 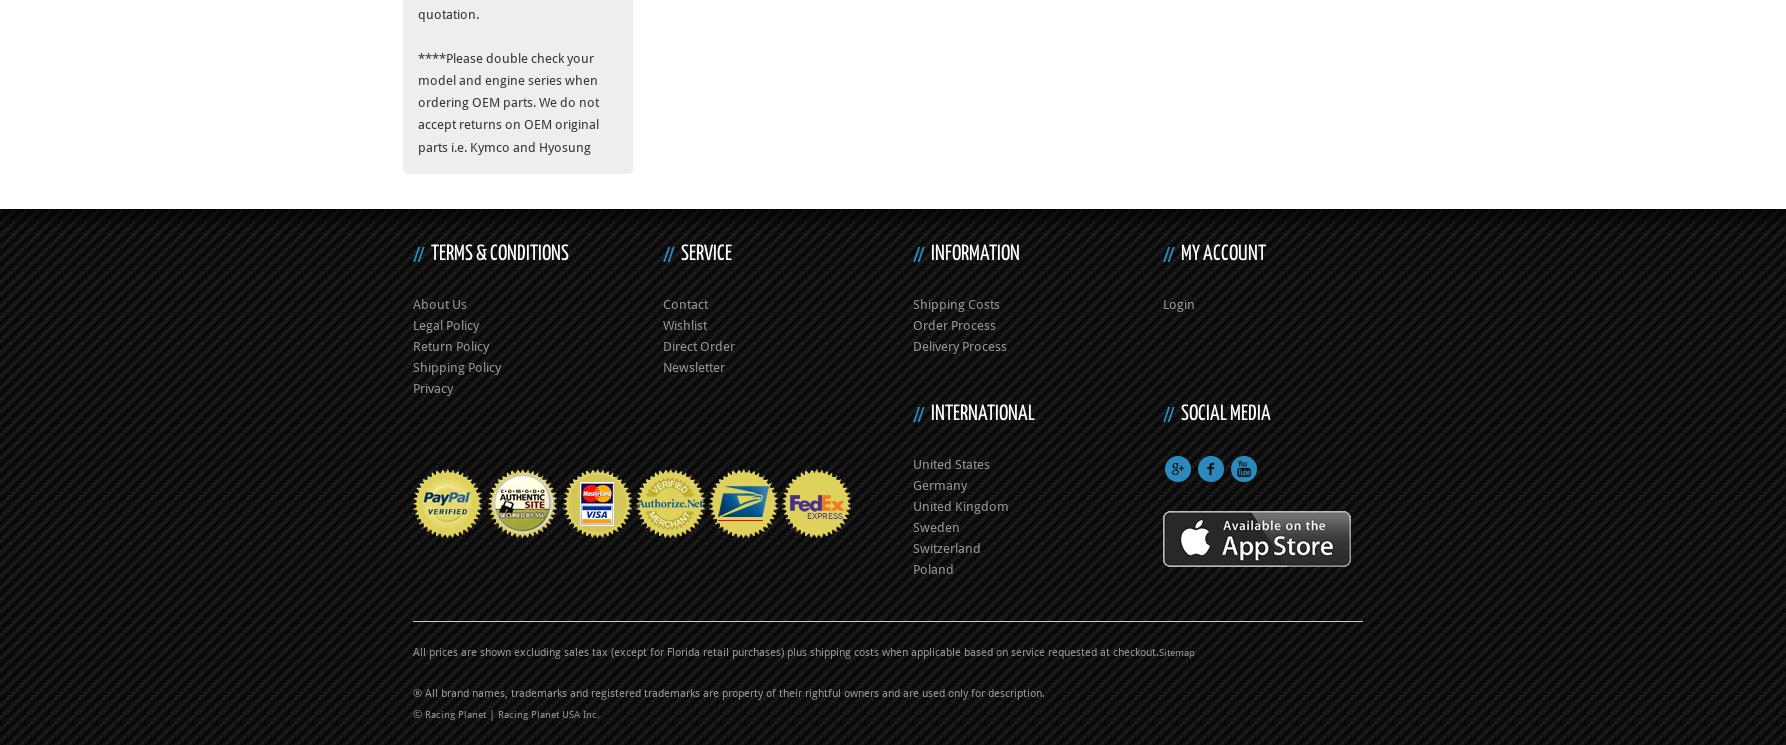 I want to click on 'Order Process', so click(x=954, y=323).